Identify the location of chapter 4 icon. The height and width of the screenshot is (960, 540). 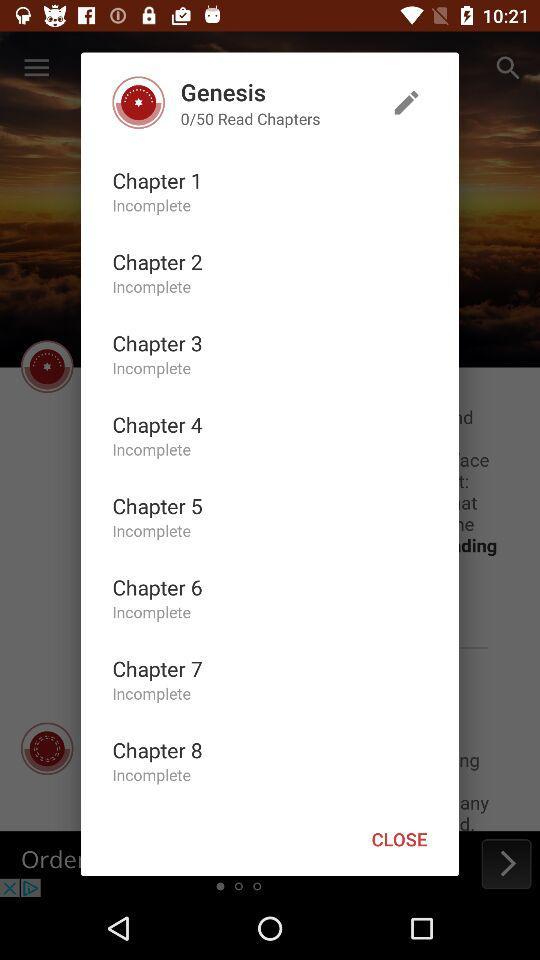
(156, 424).